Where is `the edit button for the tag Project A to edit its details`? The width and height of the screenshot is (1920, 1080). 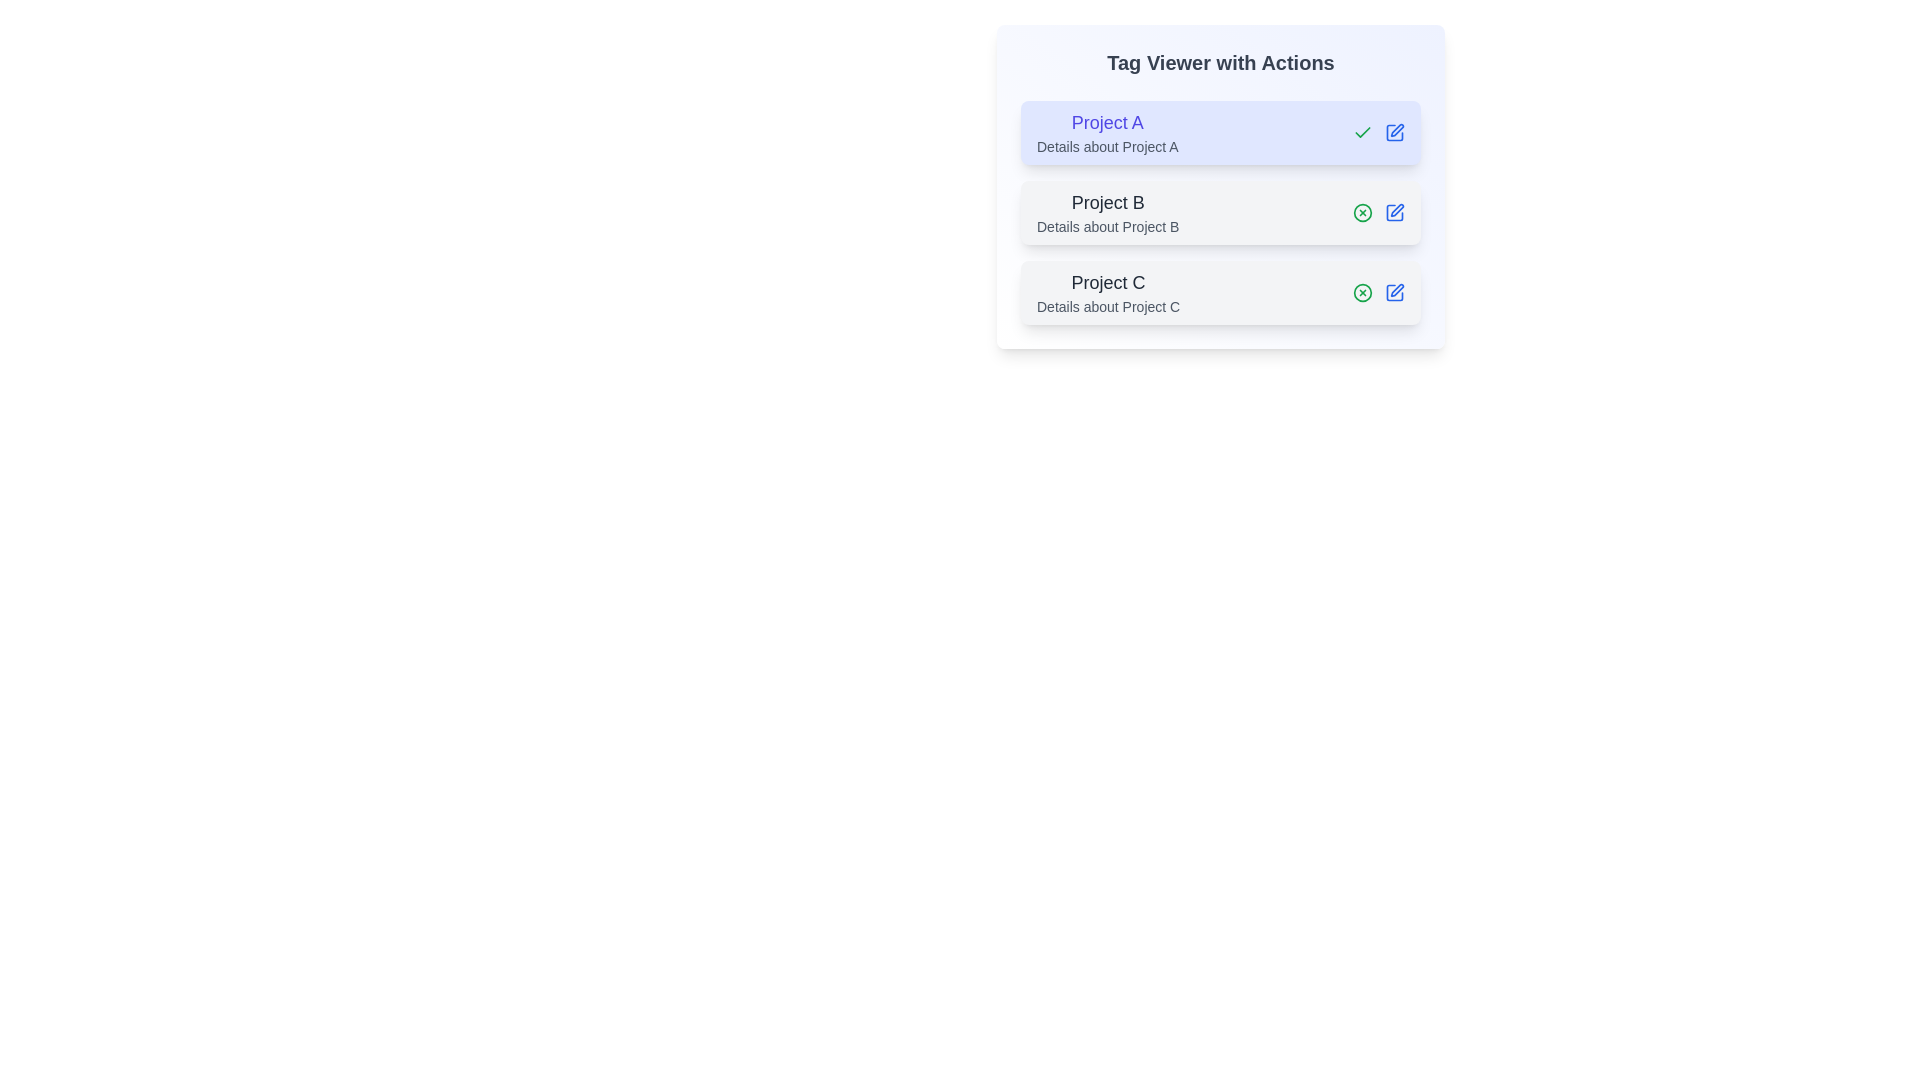 the edit button for the tag Project A to edit its details is located at coordinates (1394, 132).